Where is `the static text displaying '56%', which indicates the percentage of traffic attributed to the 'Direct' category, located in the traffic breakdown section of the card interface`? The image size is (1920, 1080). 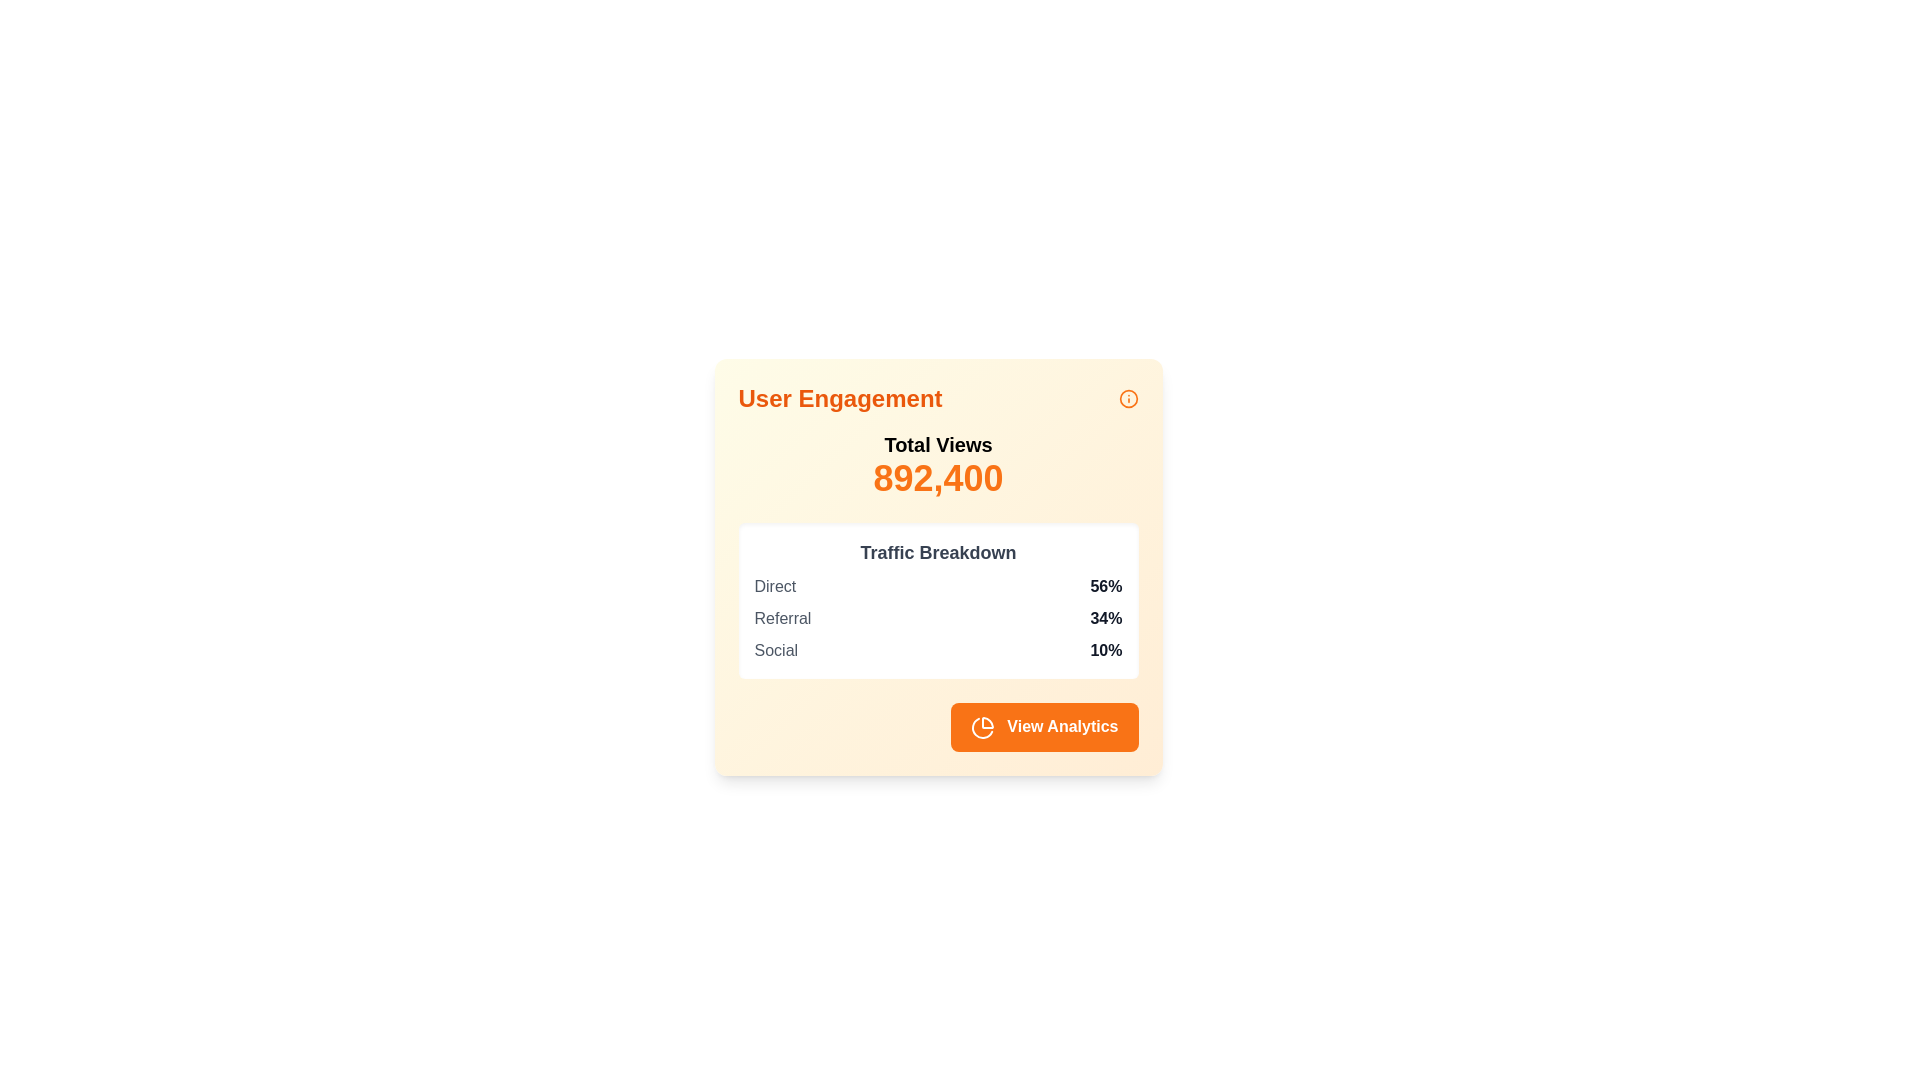 the static text displaying '56%', which indicates the percentage of traffic attributed to the 'Direct' category, located in the traffic breakdown section of the card interface is located at coordinates (1105, 585).